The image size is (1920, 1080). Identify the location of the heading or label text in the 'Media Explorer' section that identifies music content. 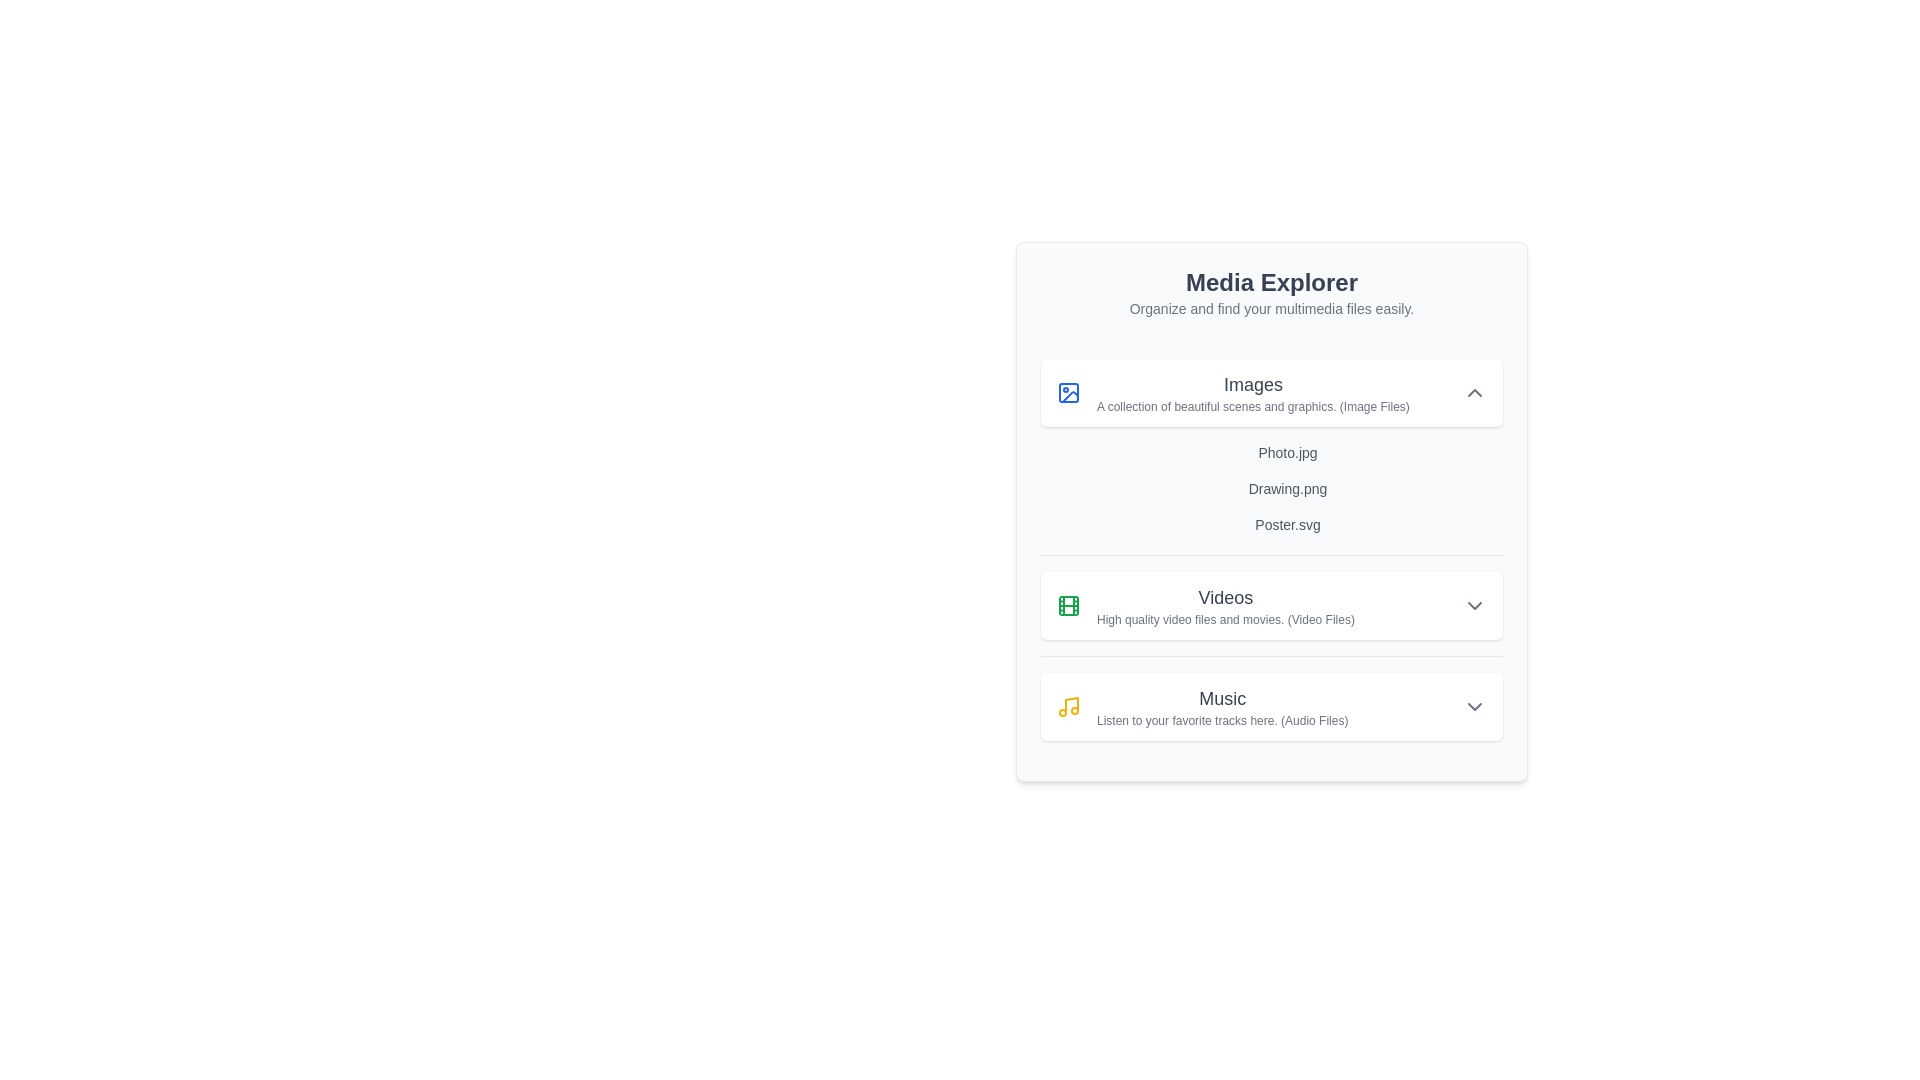
(1221, 697).